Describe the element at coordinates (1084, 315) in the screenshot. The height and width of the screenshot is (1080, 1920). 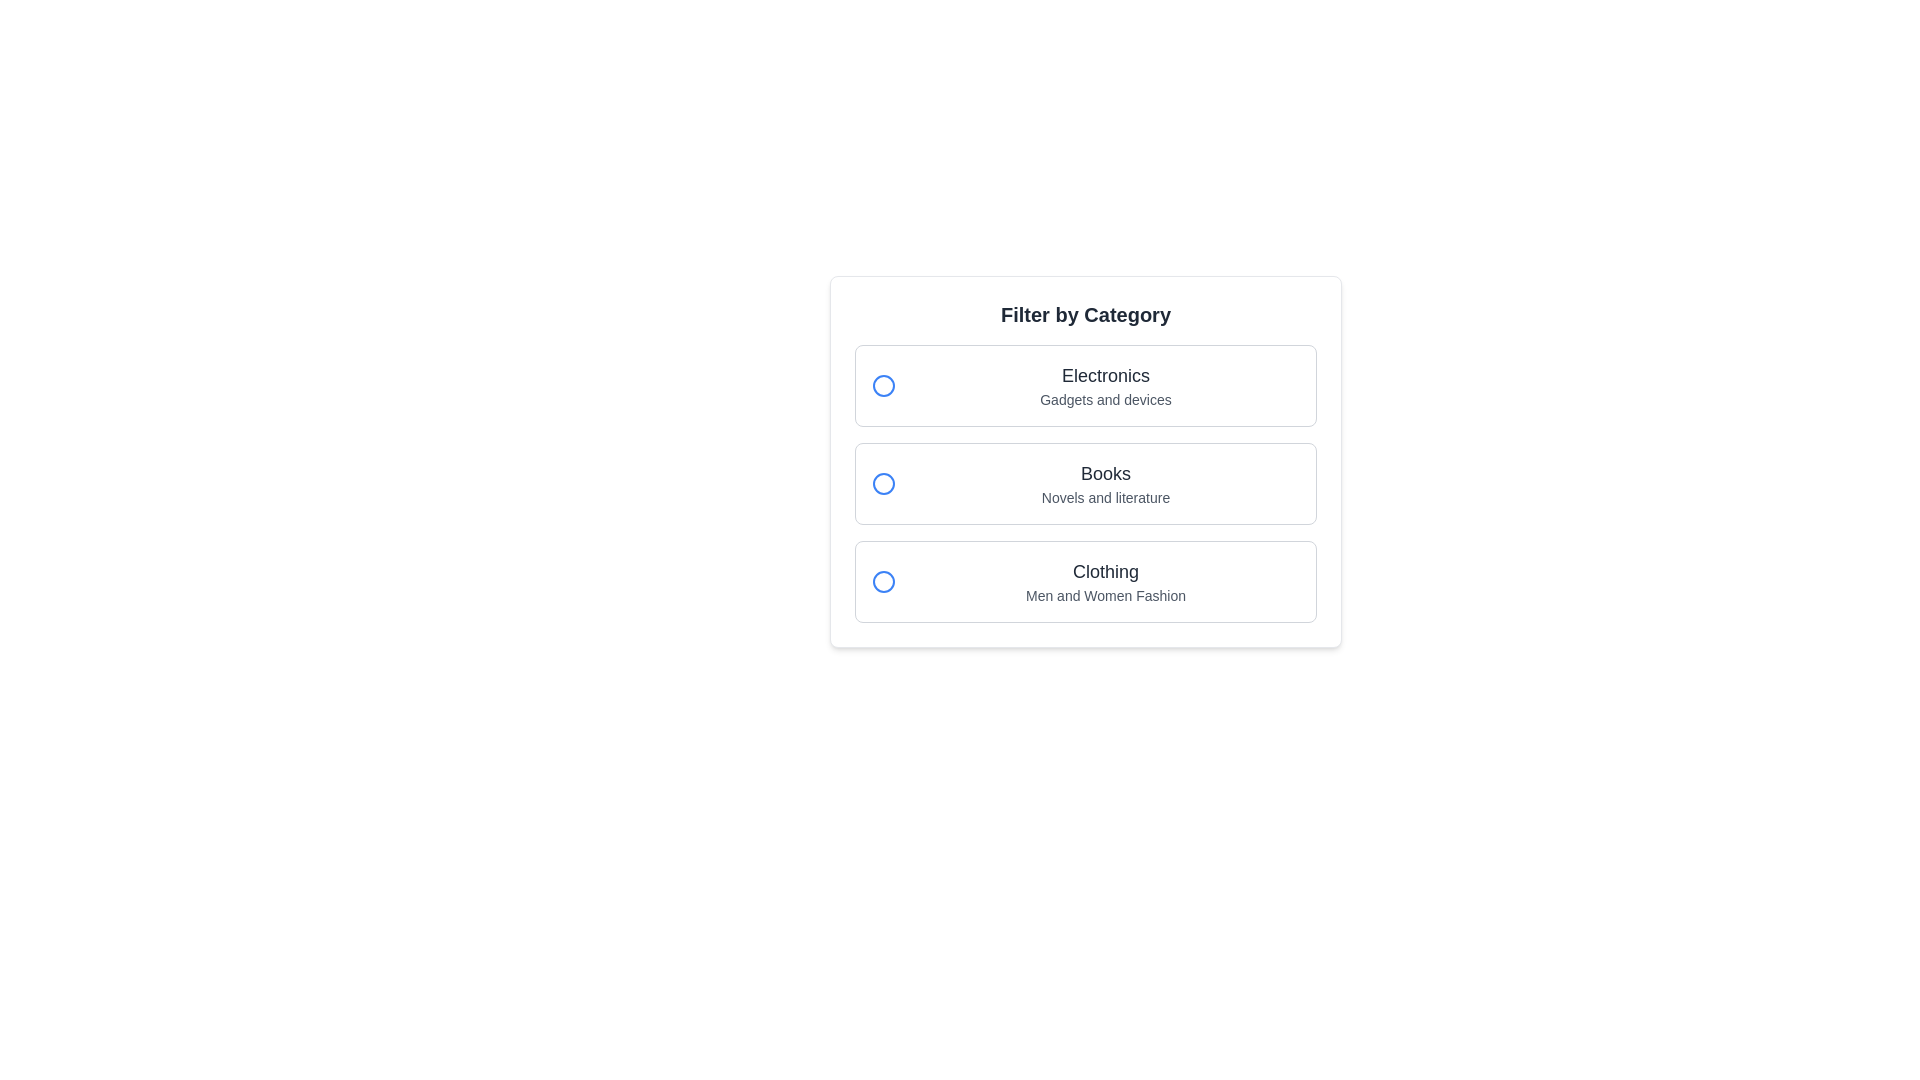
I see `the heading text label that introduces the category filtering options for 'Electronics', 'Books', and 'Clothing'` at that location.